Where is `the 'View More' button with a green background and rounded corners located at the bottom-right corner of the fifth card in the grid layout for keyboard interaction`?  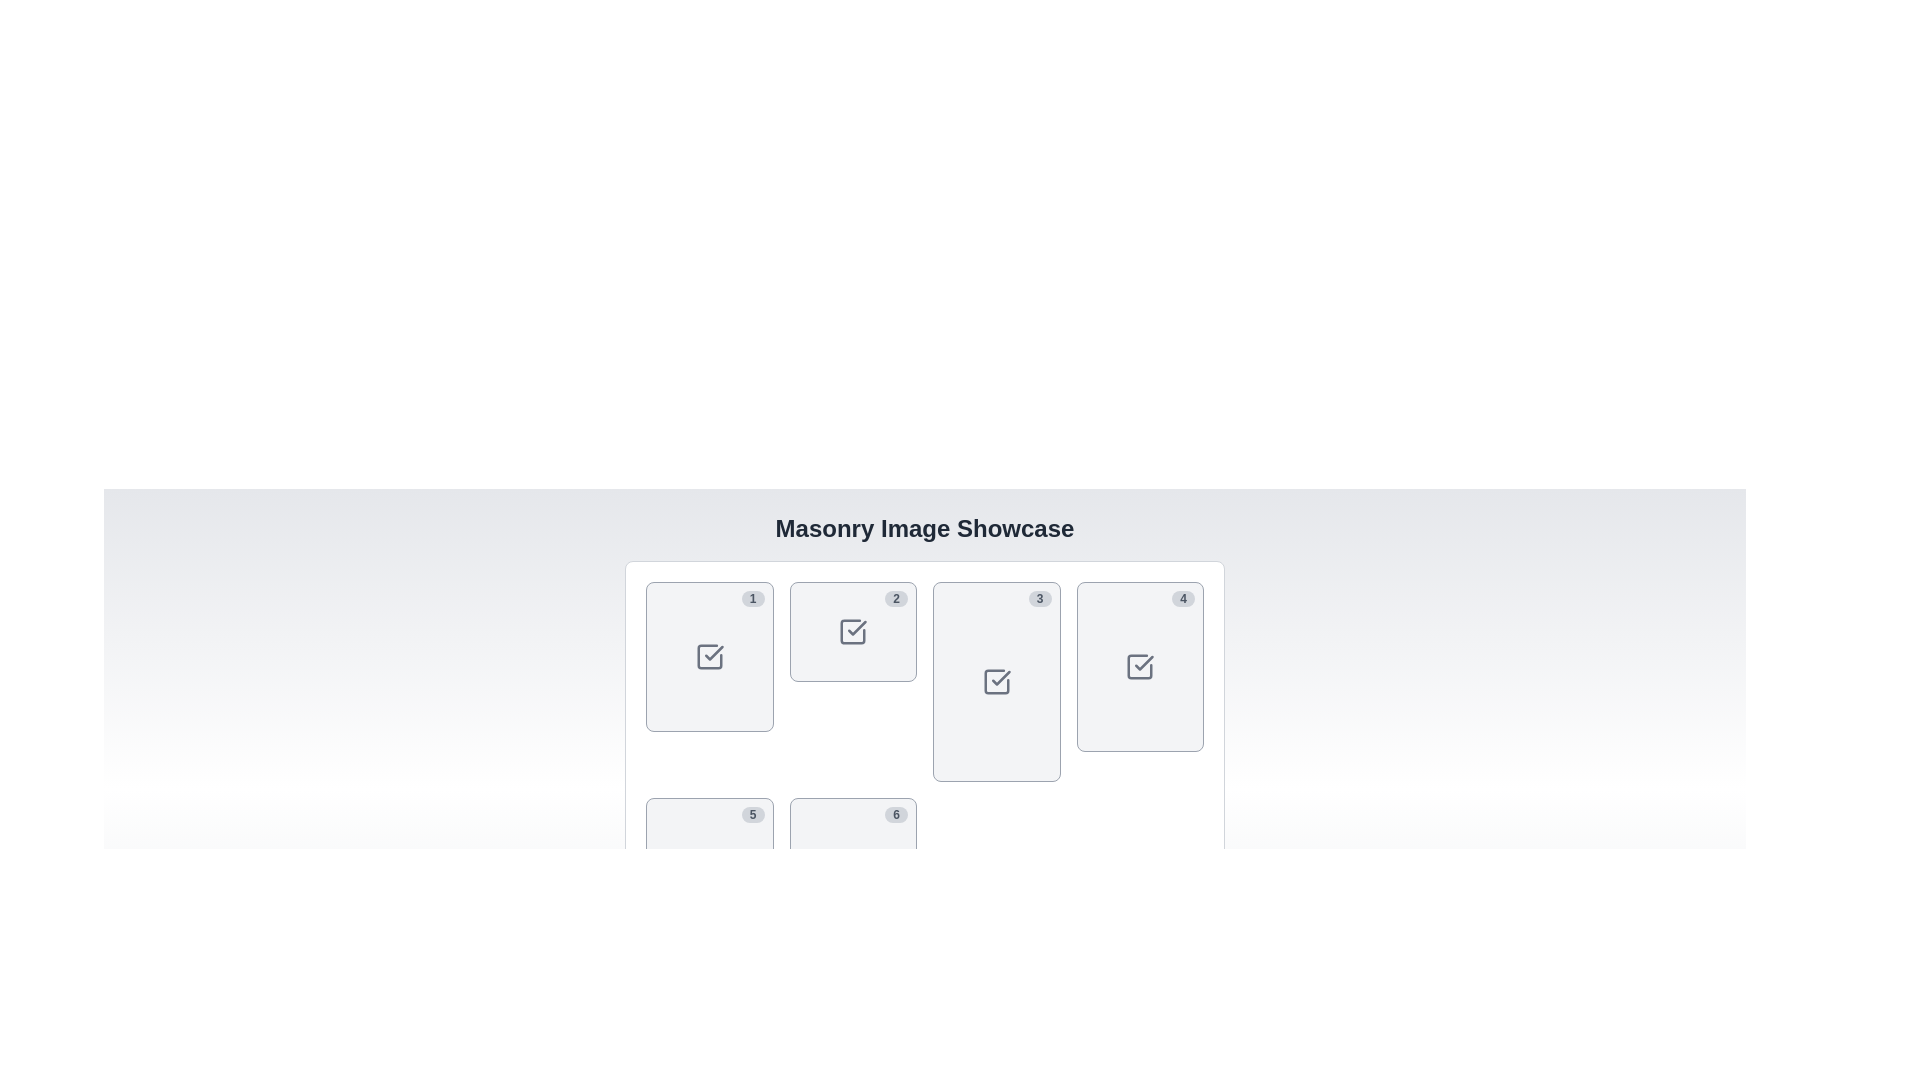
the 'View More' button with a green background and rounded corners located at the bottom-right corner of the fifth card in the grid layout for keyboard interaction is located at coordinates (709, 862).